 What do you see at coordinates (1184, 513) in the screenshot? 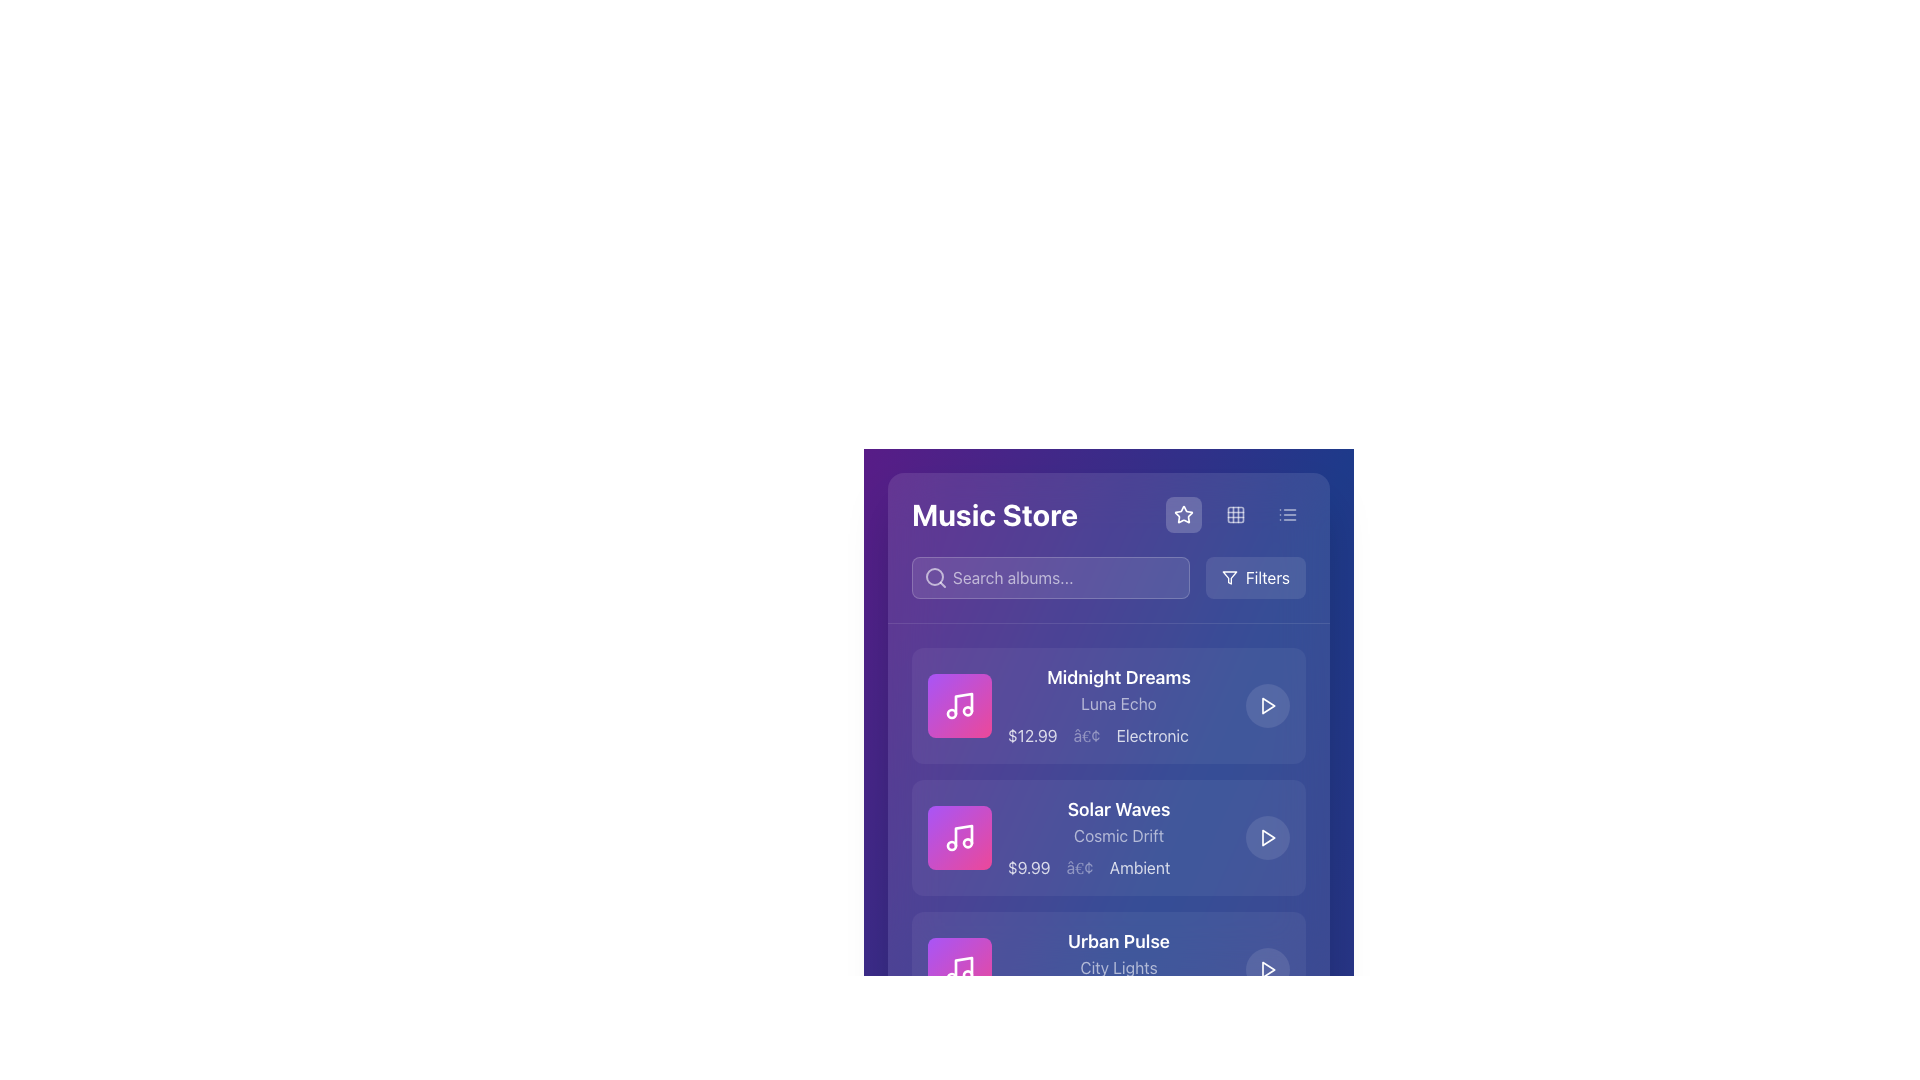
I see `the star-shaped icon in the upper right section of the interface` at bounding box center [1184, 513].